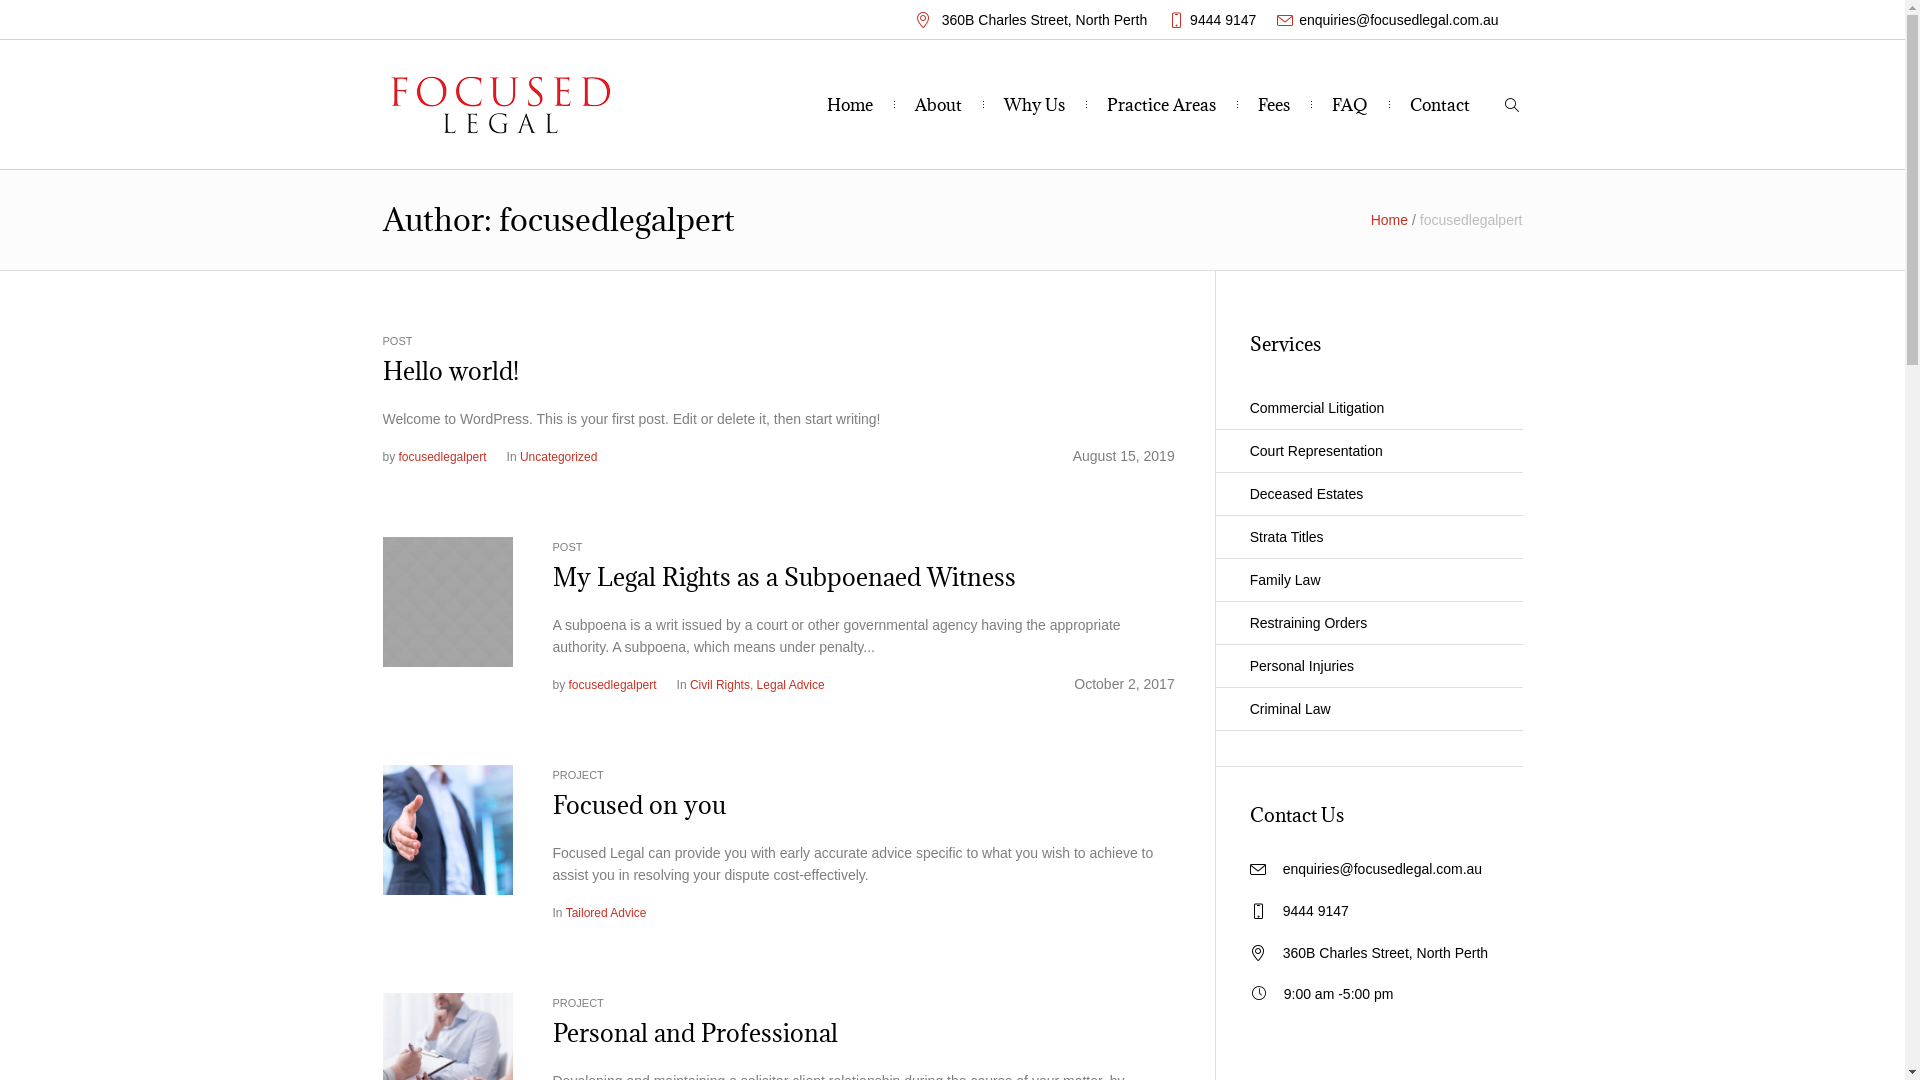 Image resolution: width=1920 pixels, height=1080 pixels. What do you see at coordinates (445, 1055) in the screenshot?
I see `'Personal and Professional'` at bounding box center [445, 1055].